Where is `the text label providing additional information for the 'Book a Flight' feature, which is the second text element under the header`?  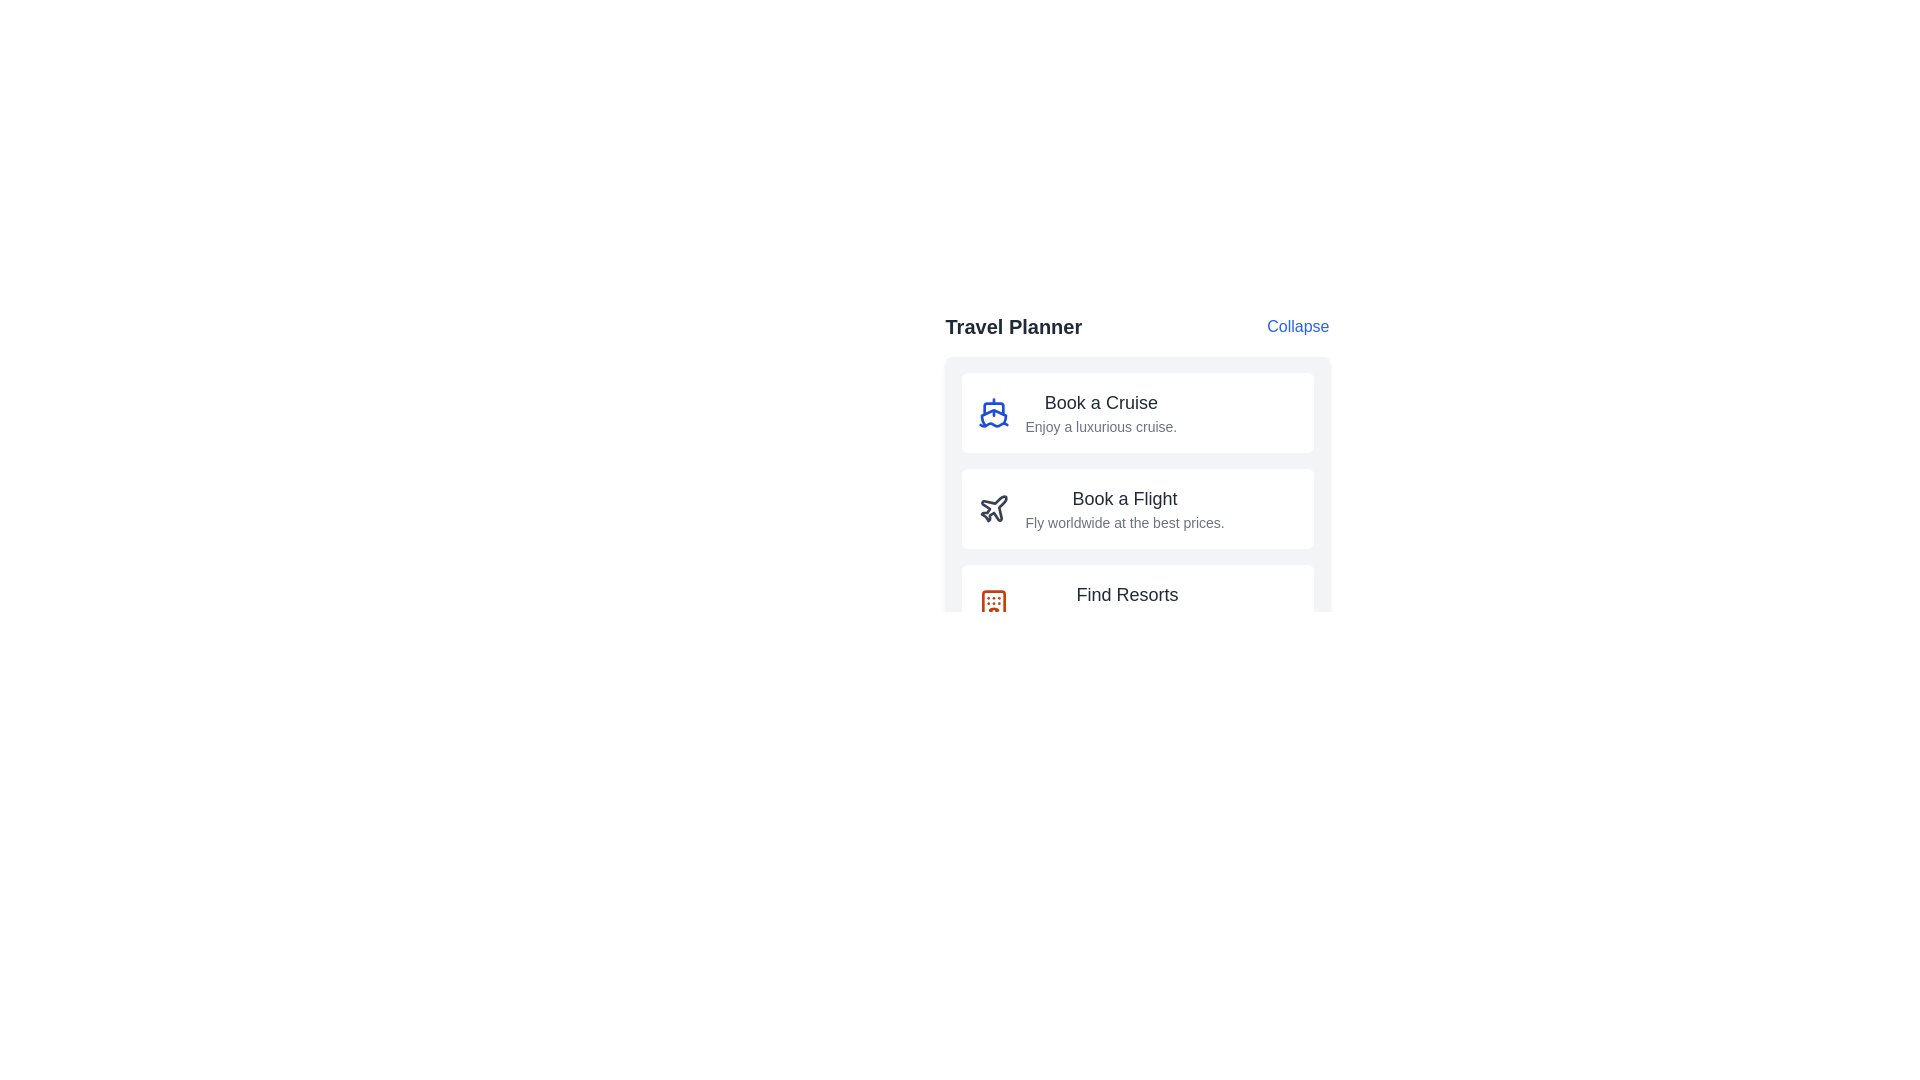 the text label providing additional information for the 'Book a Flight' feature, which is the second text element under the header is located at coordinates (1125, 522).